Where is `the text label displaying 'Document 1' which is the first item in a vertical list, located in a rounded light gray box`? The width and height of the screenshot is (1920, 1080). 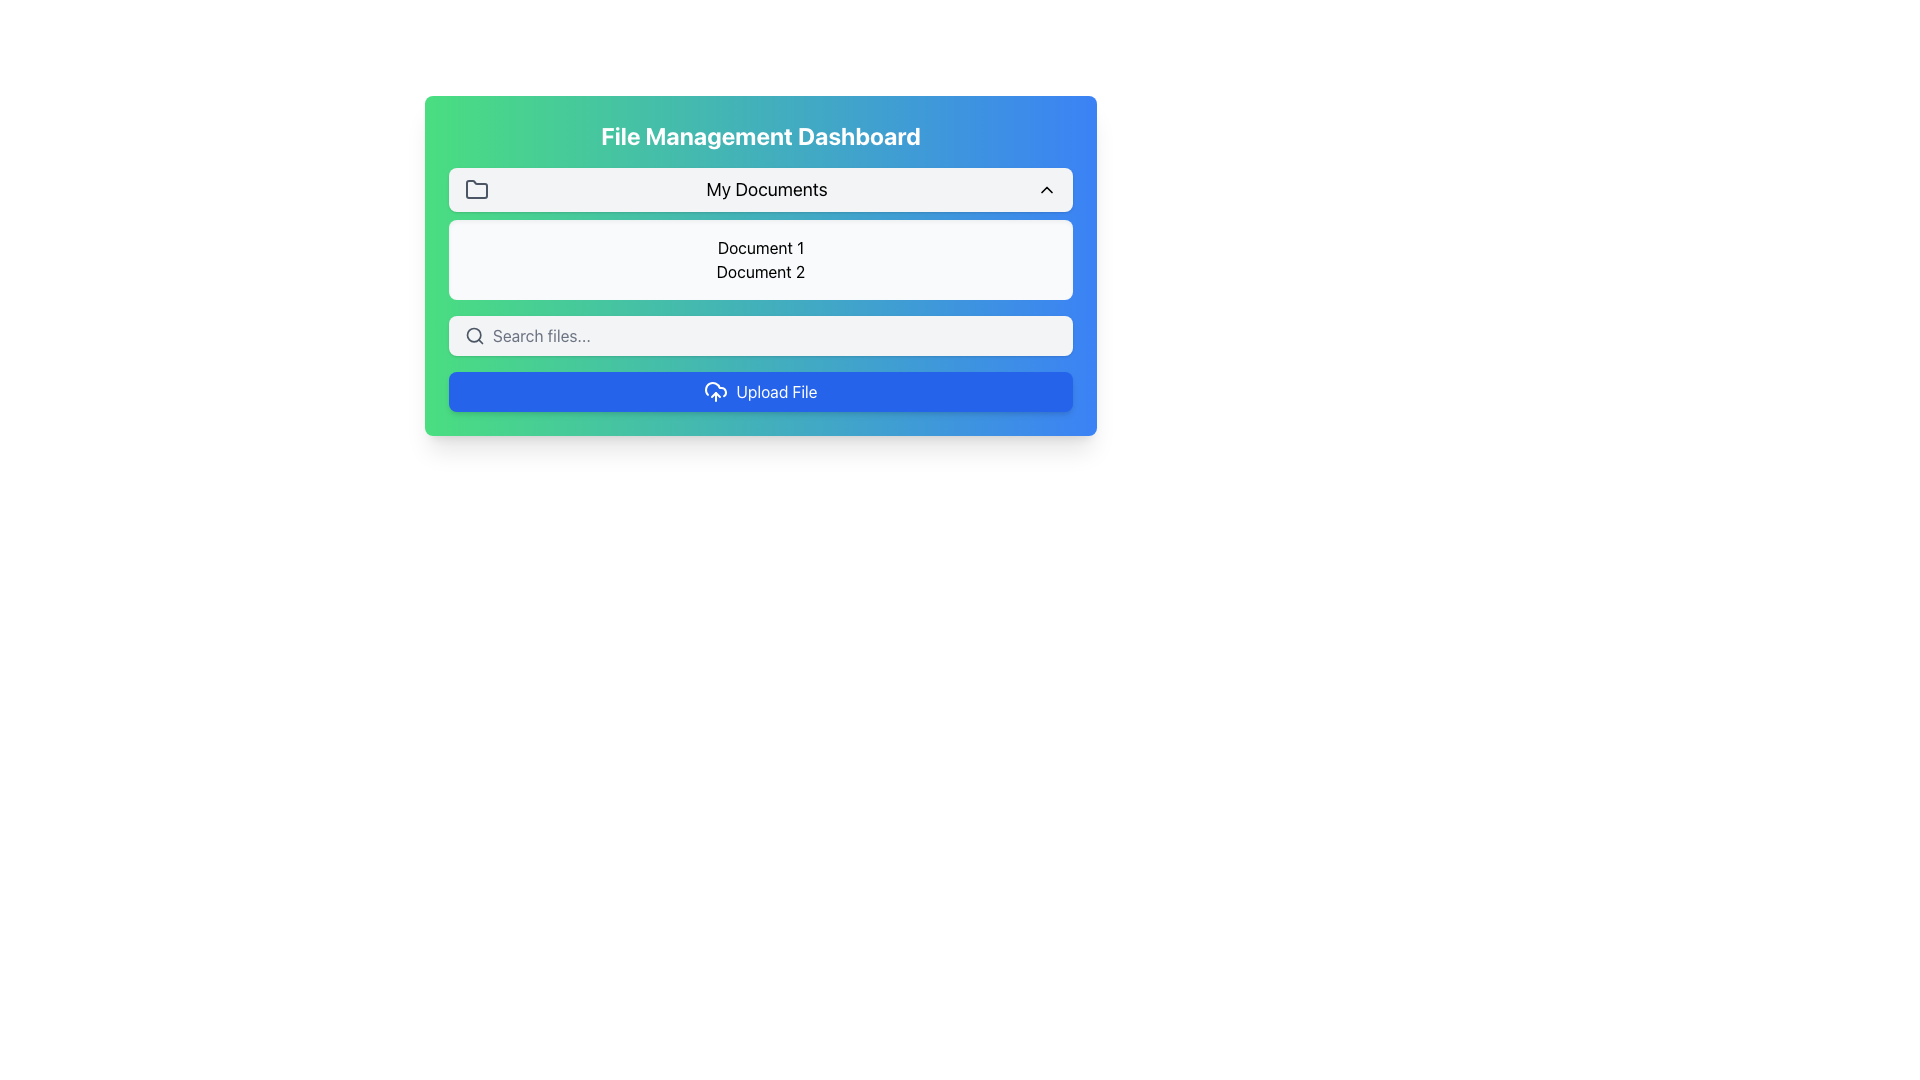
the text label displaying 'Document 1' which is the first item in a vertical list, located in a rounded light gray box is located at coordinates (760, 246).